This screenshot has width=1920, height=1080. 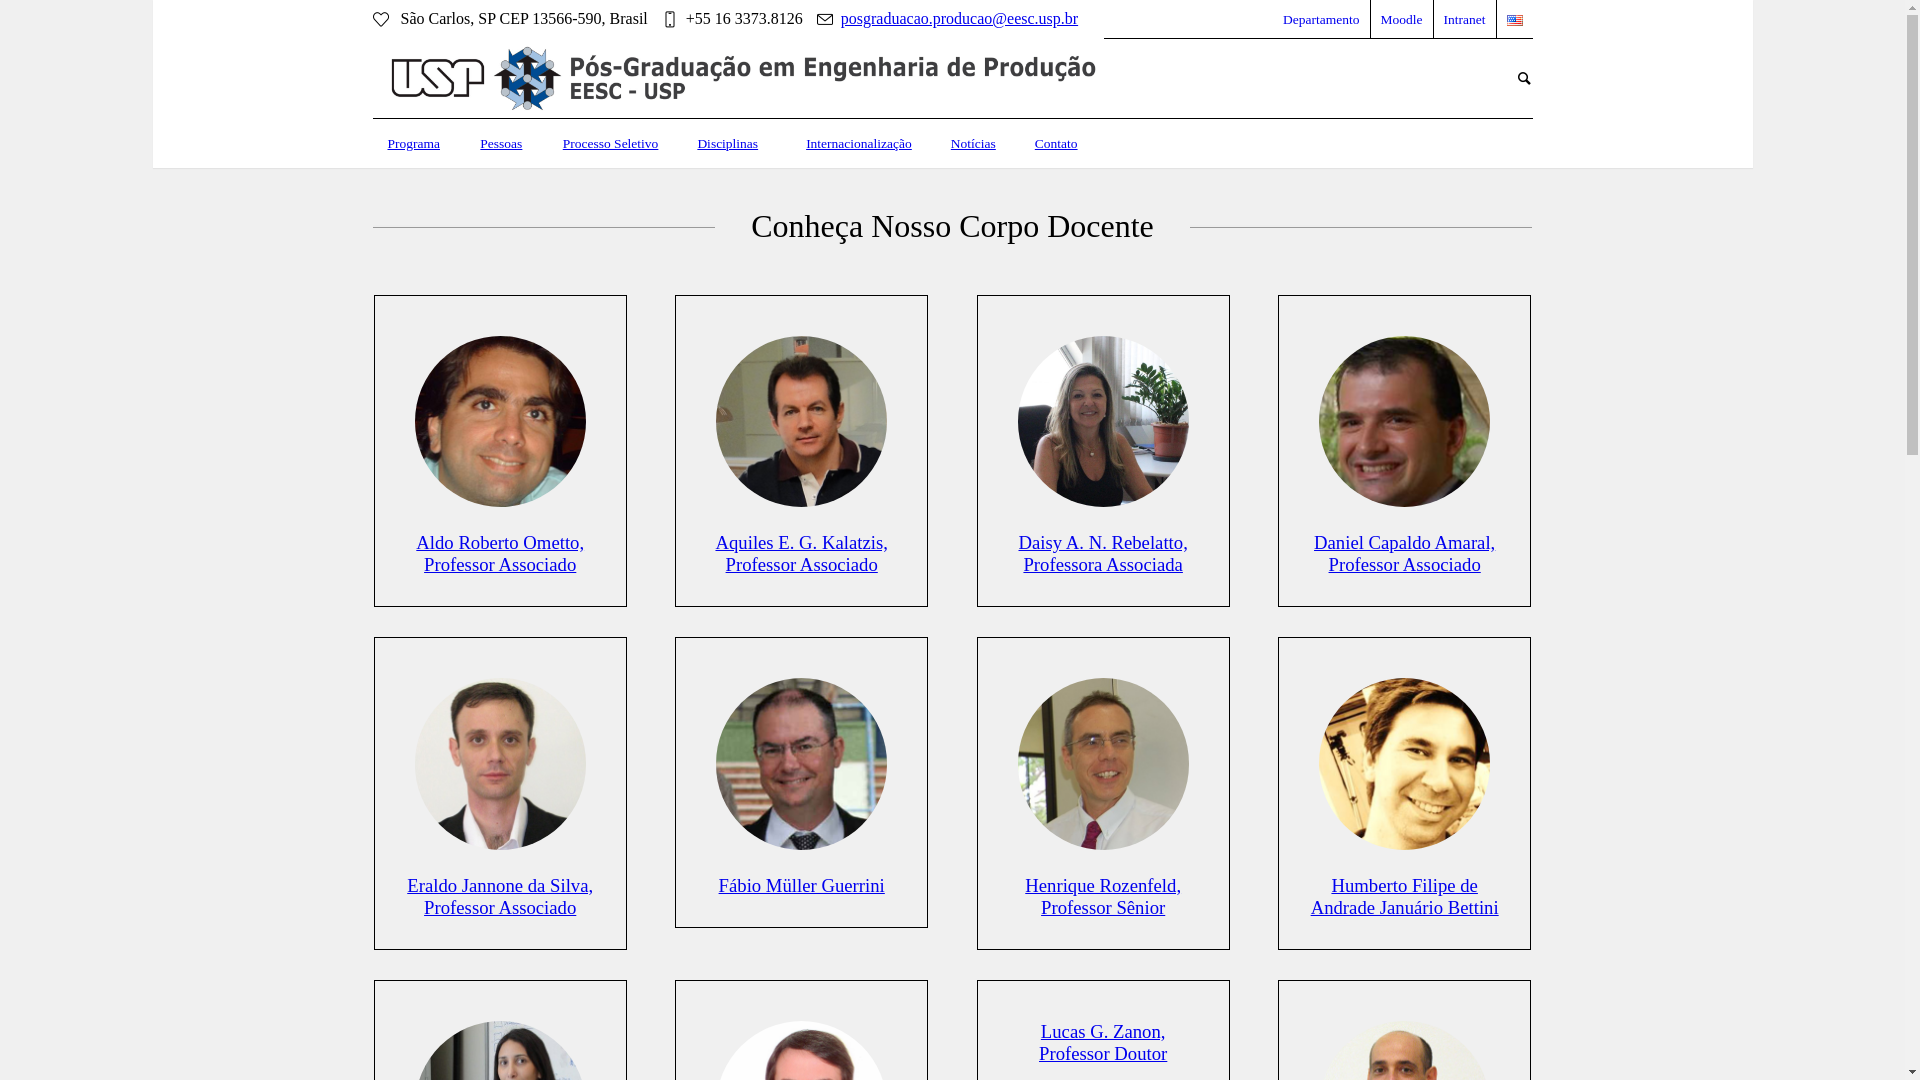 What do you see at coordinates (499, 895) in the screenshot?
I see `'Eraldo Jannone da Silva, Professor Associado'` at bounding box center [499, 895].